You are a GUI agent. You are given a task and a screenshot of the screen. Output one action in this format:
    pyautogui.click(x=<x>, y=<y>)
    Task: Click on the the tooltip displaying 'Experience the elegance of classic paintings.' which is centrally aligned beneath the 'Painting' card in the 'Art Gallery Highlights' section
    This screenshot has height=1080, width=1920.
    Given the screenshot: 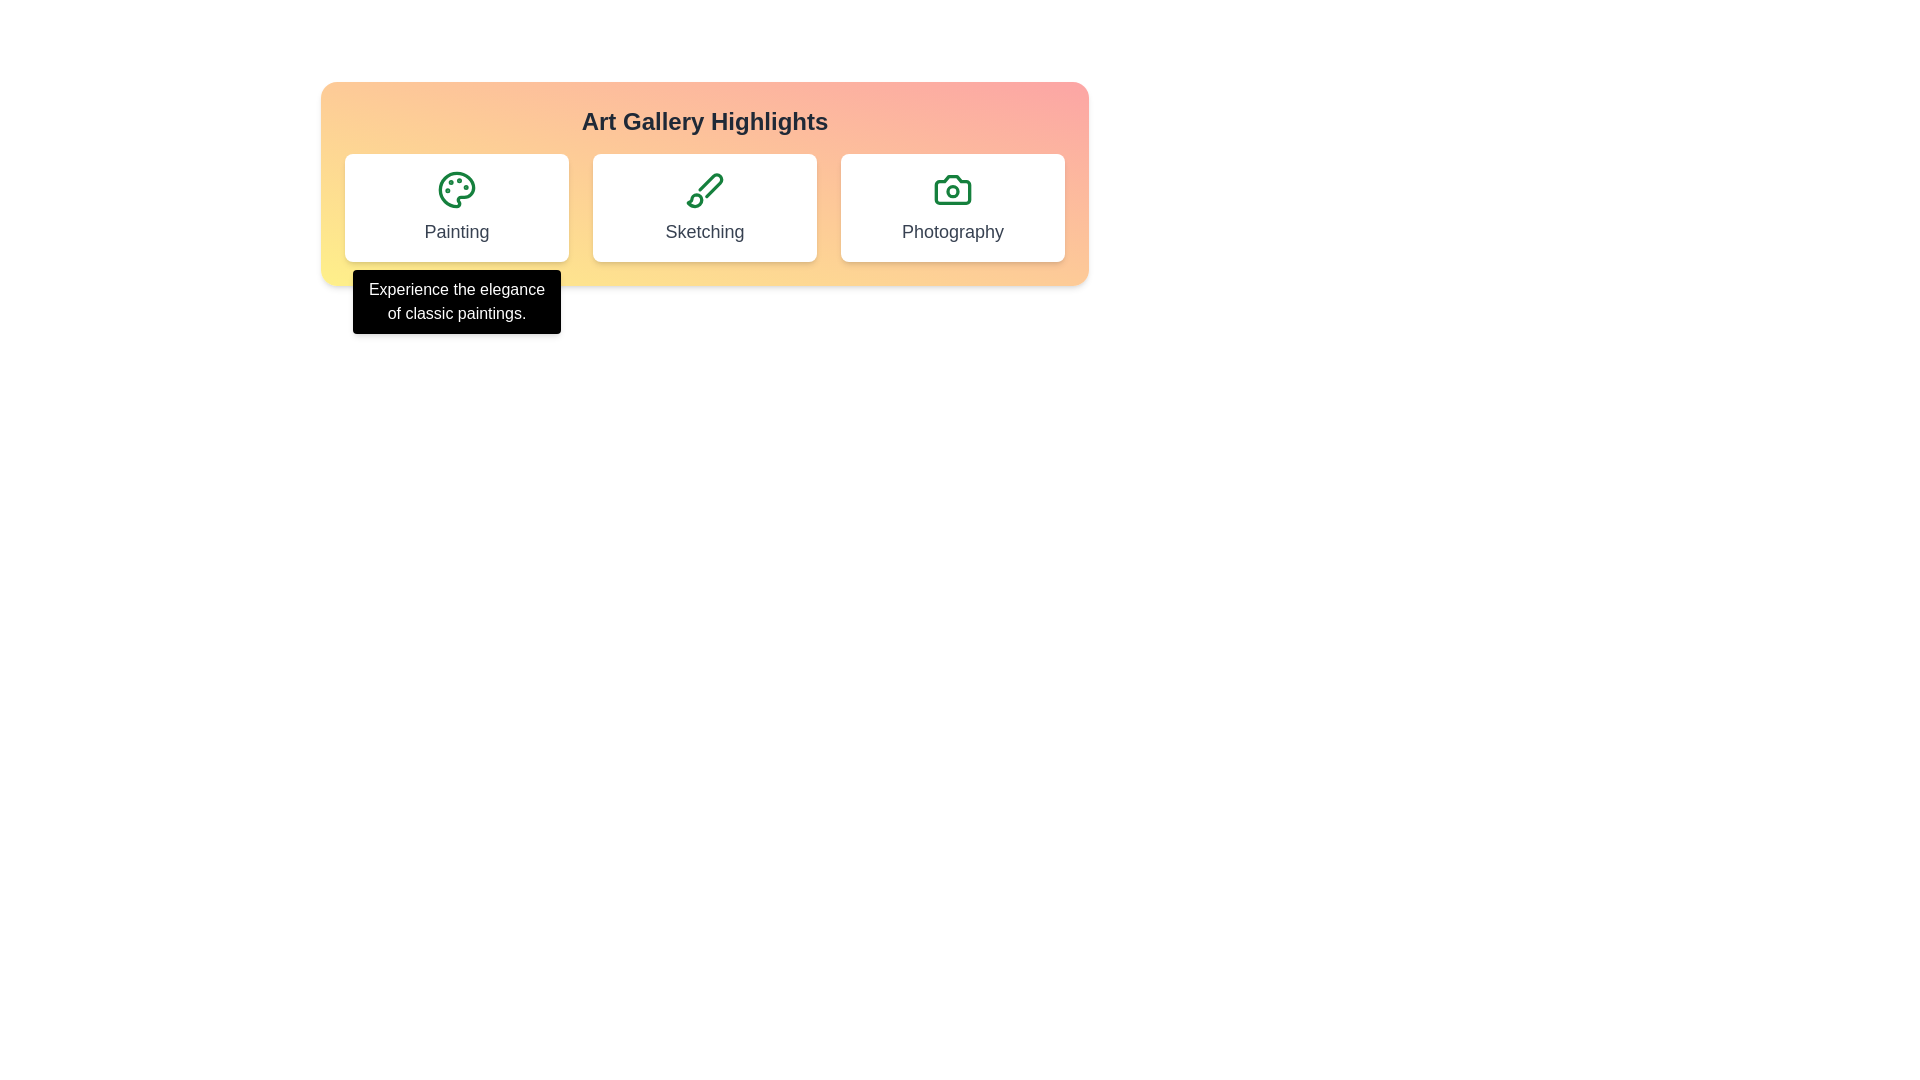 What is the action you would take?
    pyautogui.click(x=455, y=301)
    